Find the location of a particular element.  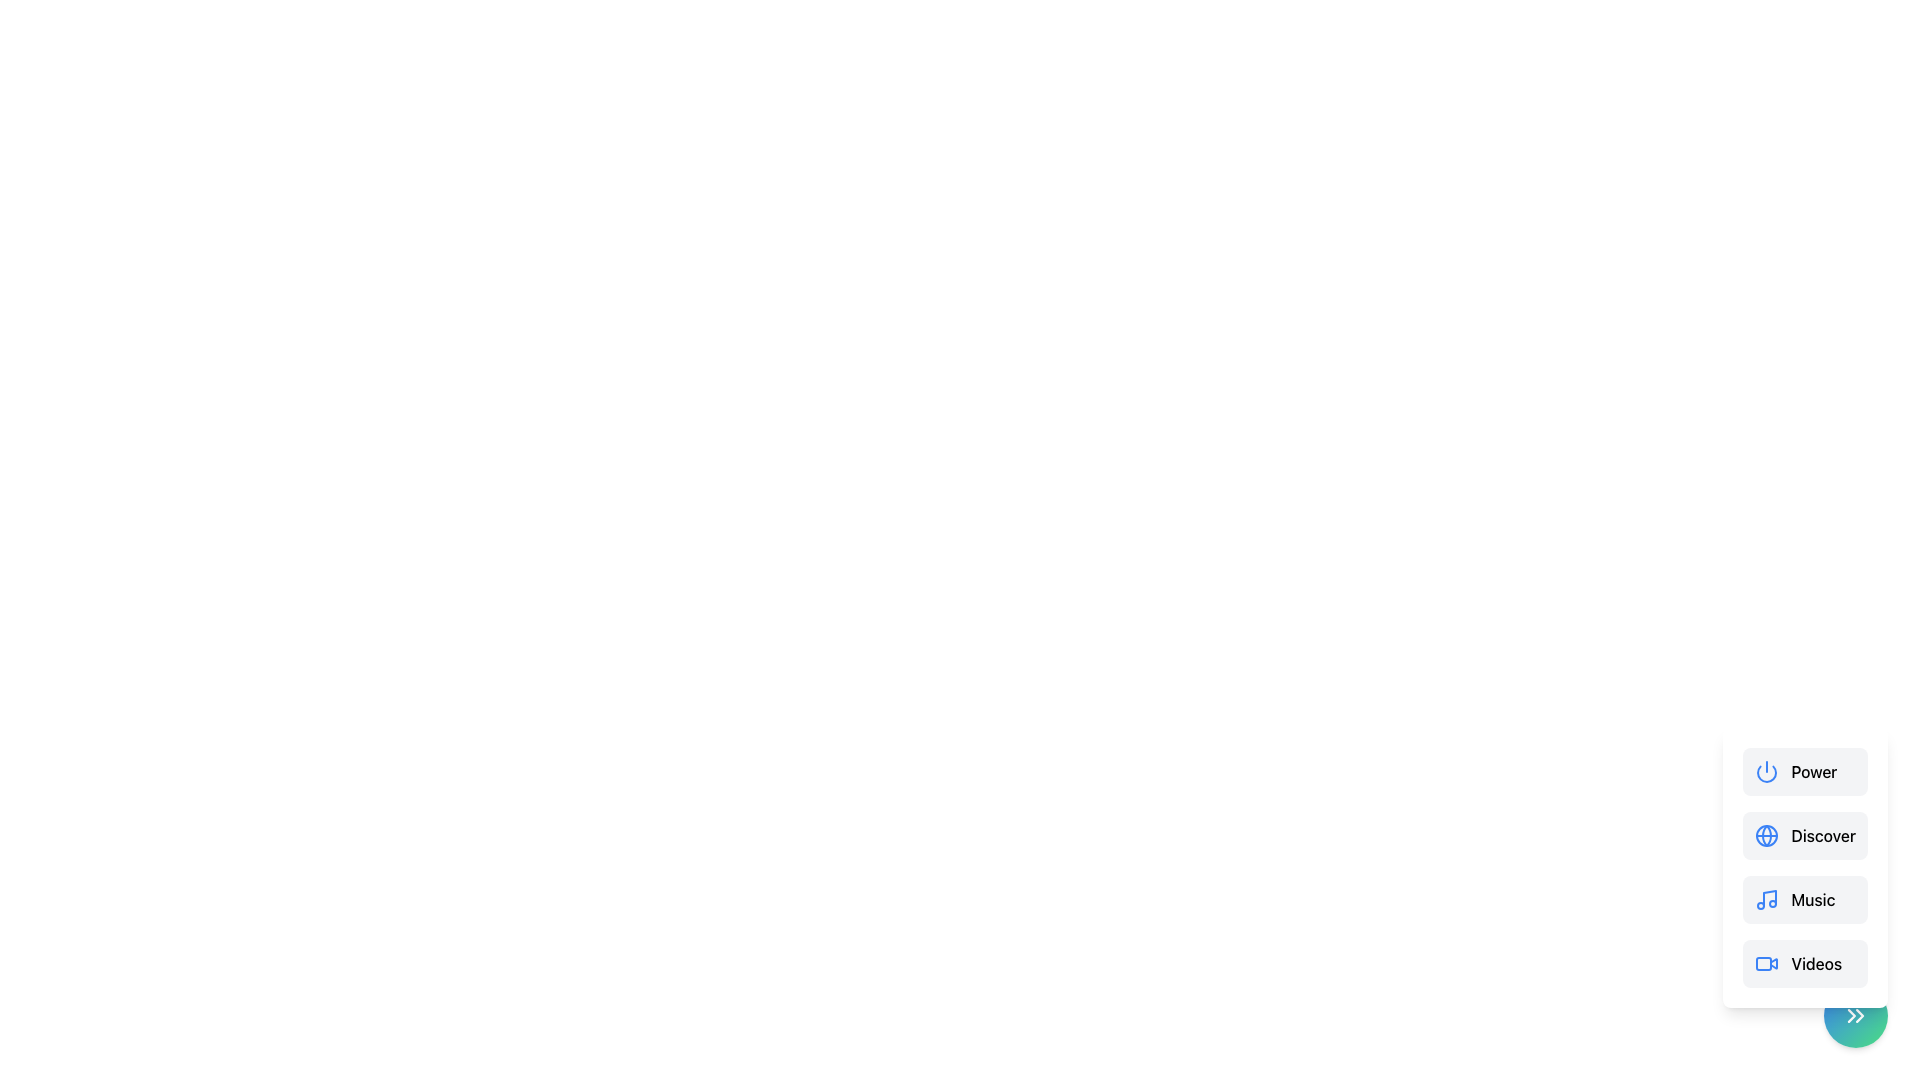

the circular element in the 'Discover' section of the vertical navigation menu, which is part of the globe icon is located at coordinates (1767, 836).